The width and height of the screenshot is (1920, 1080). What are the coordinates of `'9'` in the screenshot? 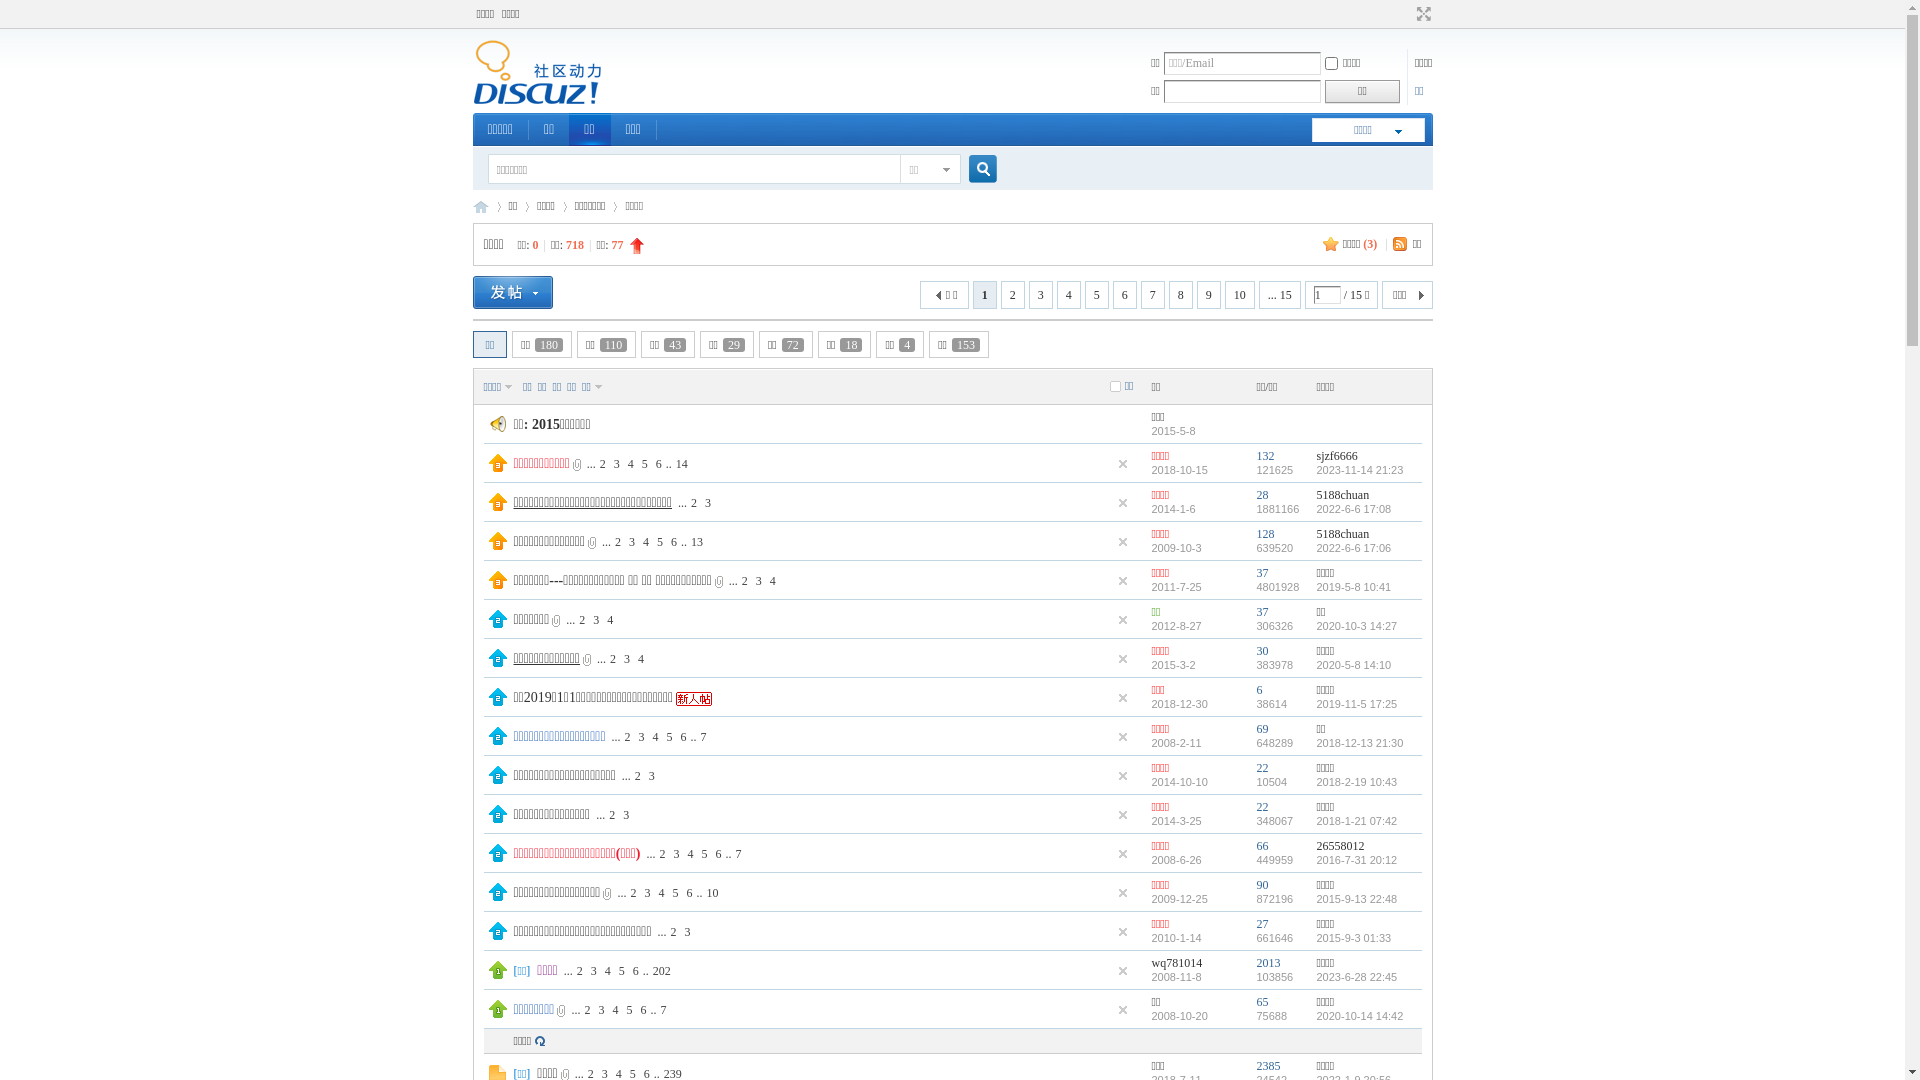 It's located at (1208, 294).